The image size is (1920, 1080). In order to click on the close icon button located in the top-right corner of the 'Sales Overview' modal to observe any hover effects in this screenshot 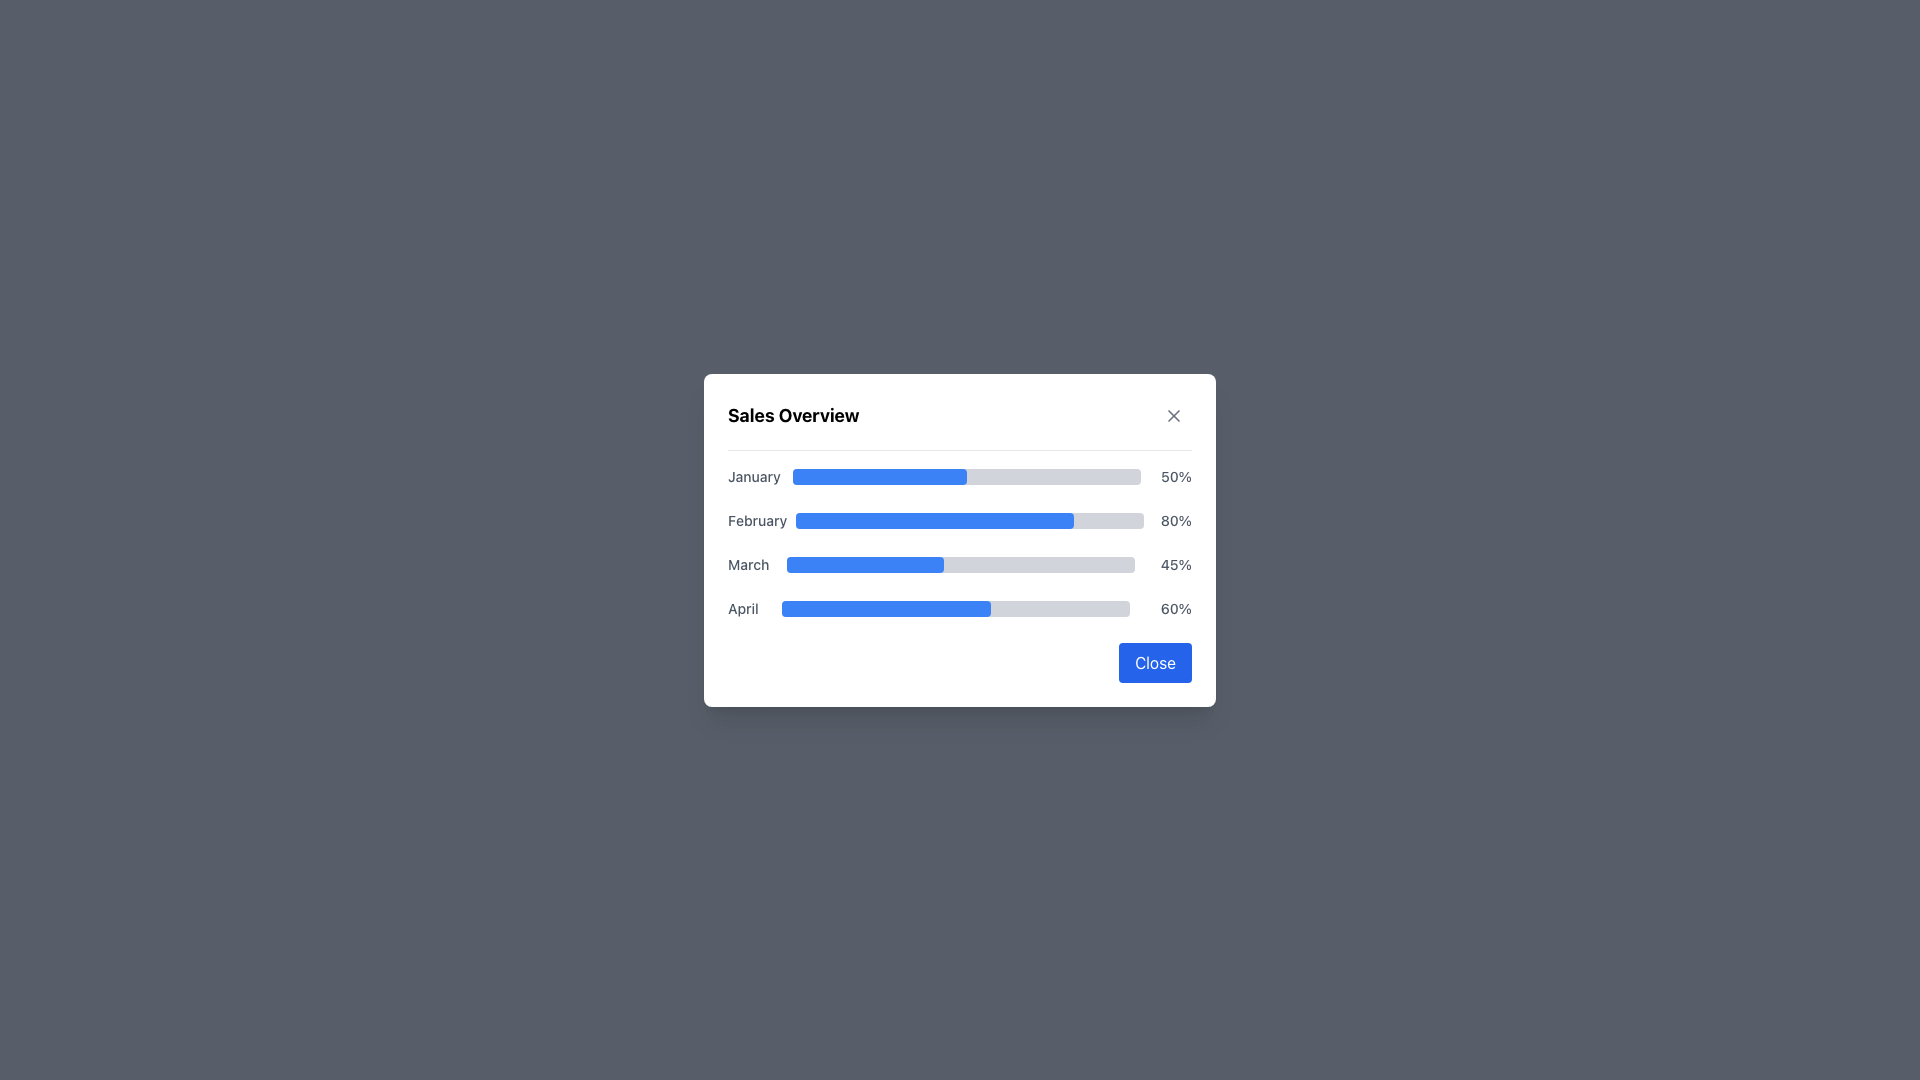, I will do `click(1174, 414)`.